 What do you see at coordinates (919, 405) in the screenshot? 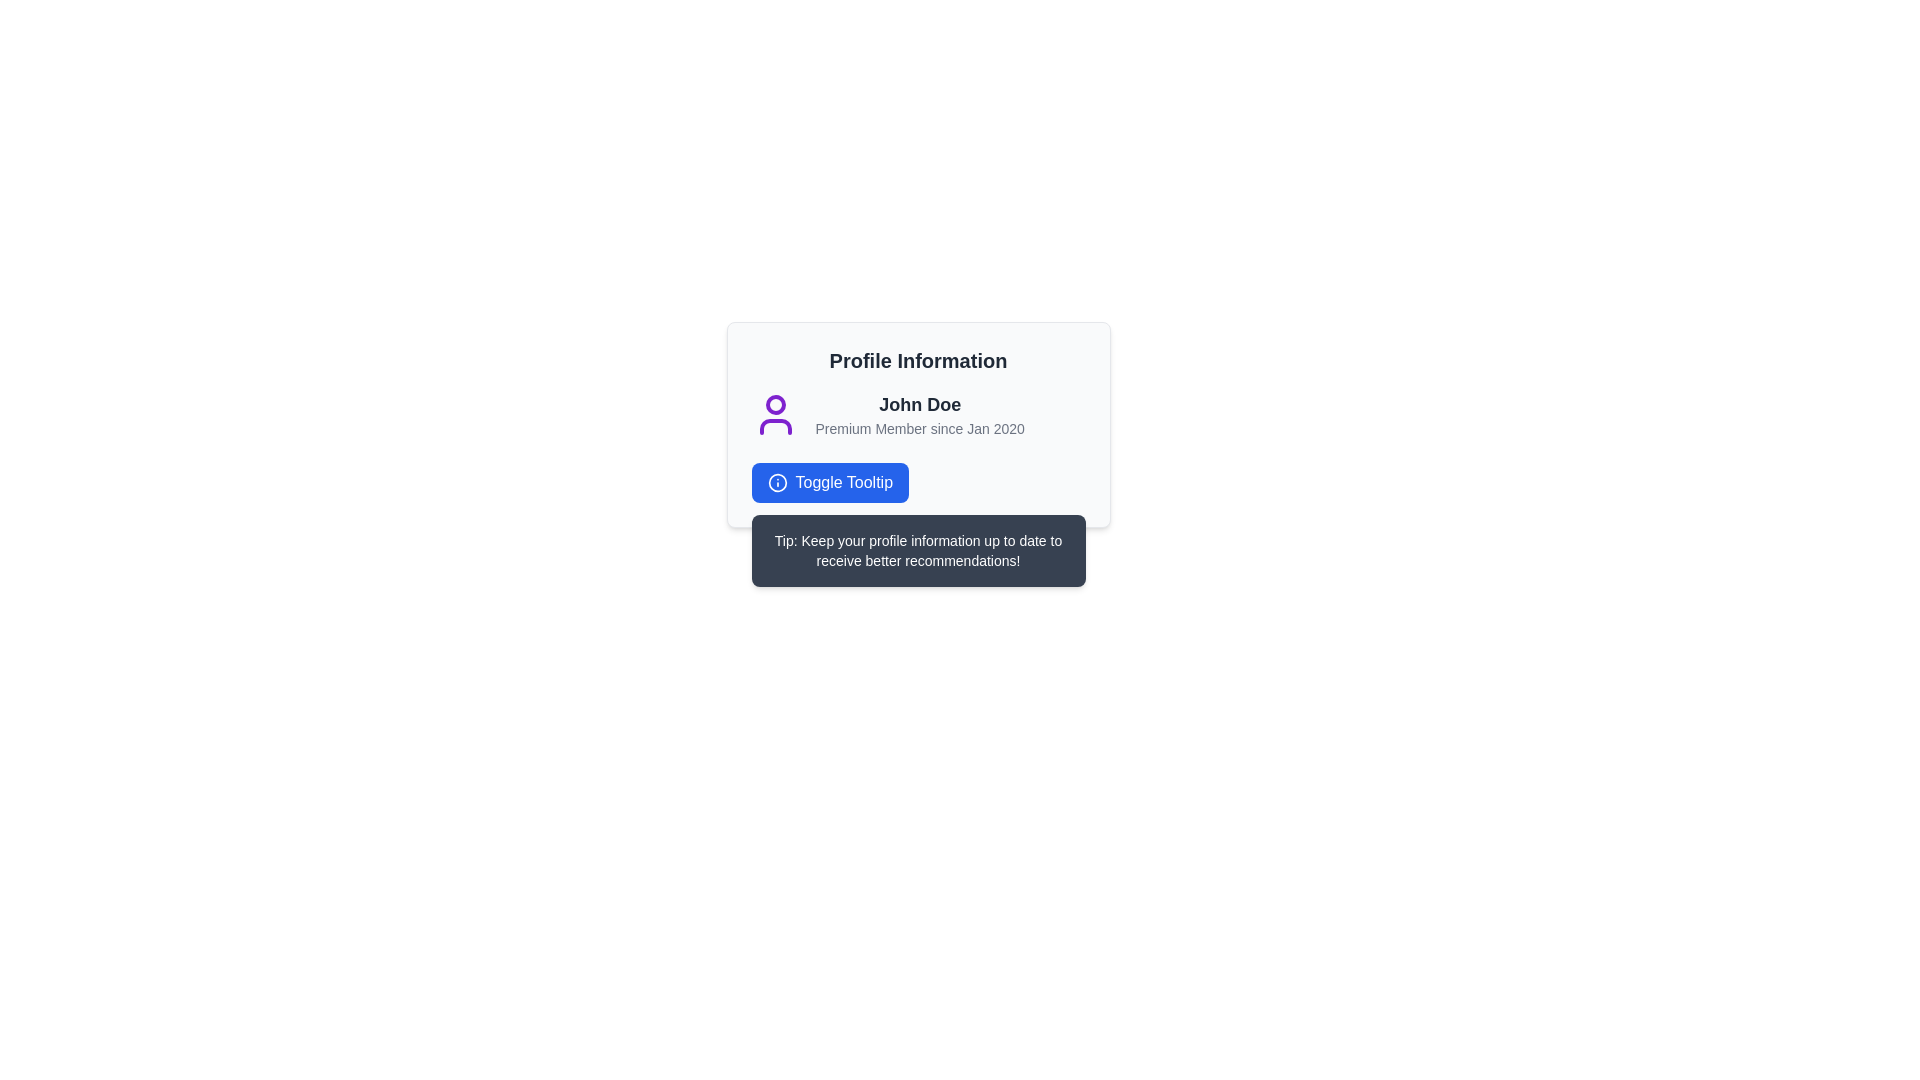
I see `the text label displaying the name 'John Doe', which is centrally located below the title 'Profile Information' in the profile card interface` at bounding box center [919, 405].